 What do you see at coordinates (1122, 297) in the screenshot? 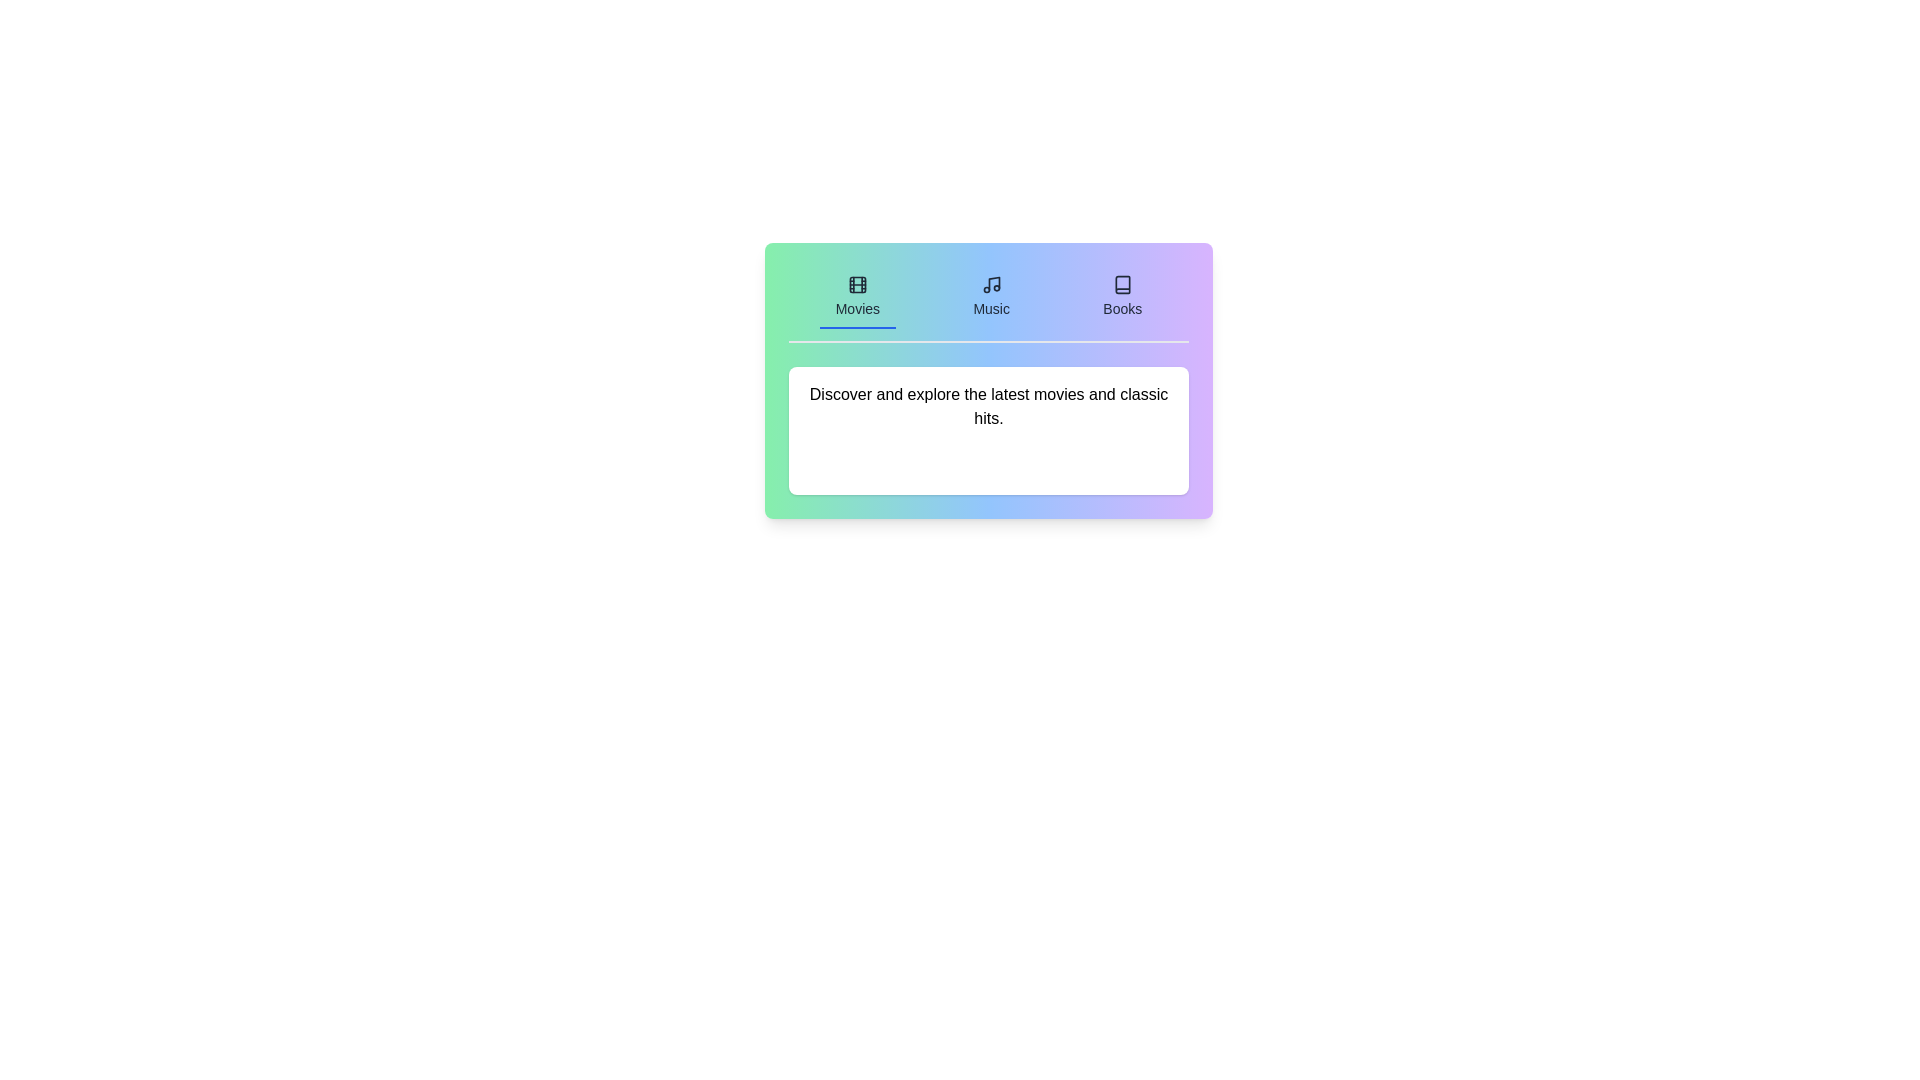
I see `the Books tab to display its content` at bounding box center [1122, 297].